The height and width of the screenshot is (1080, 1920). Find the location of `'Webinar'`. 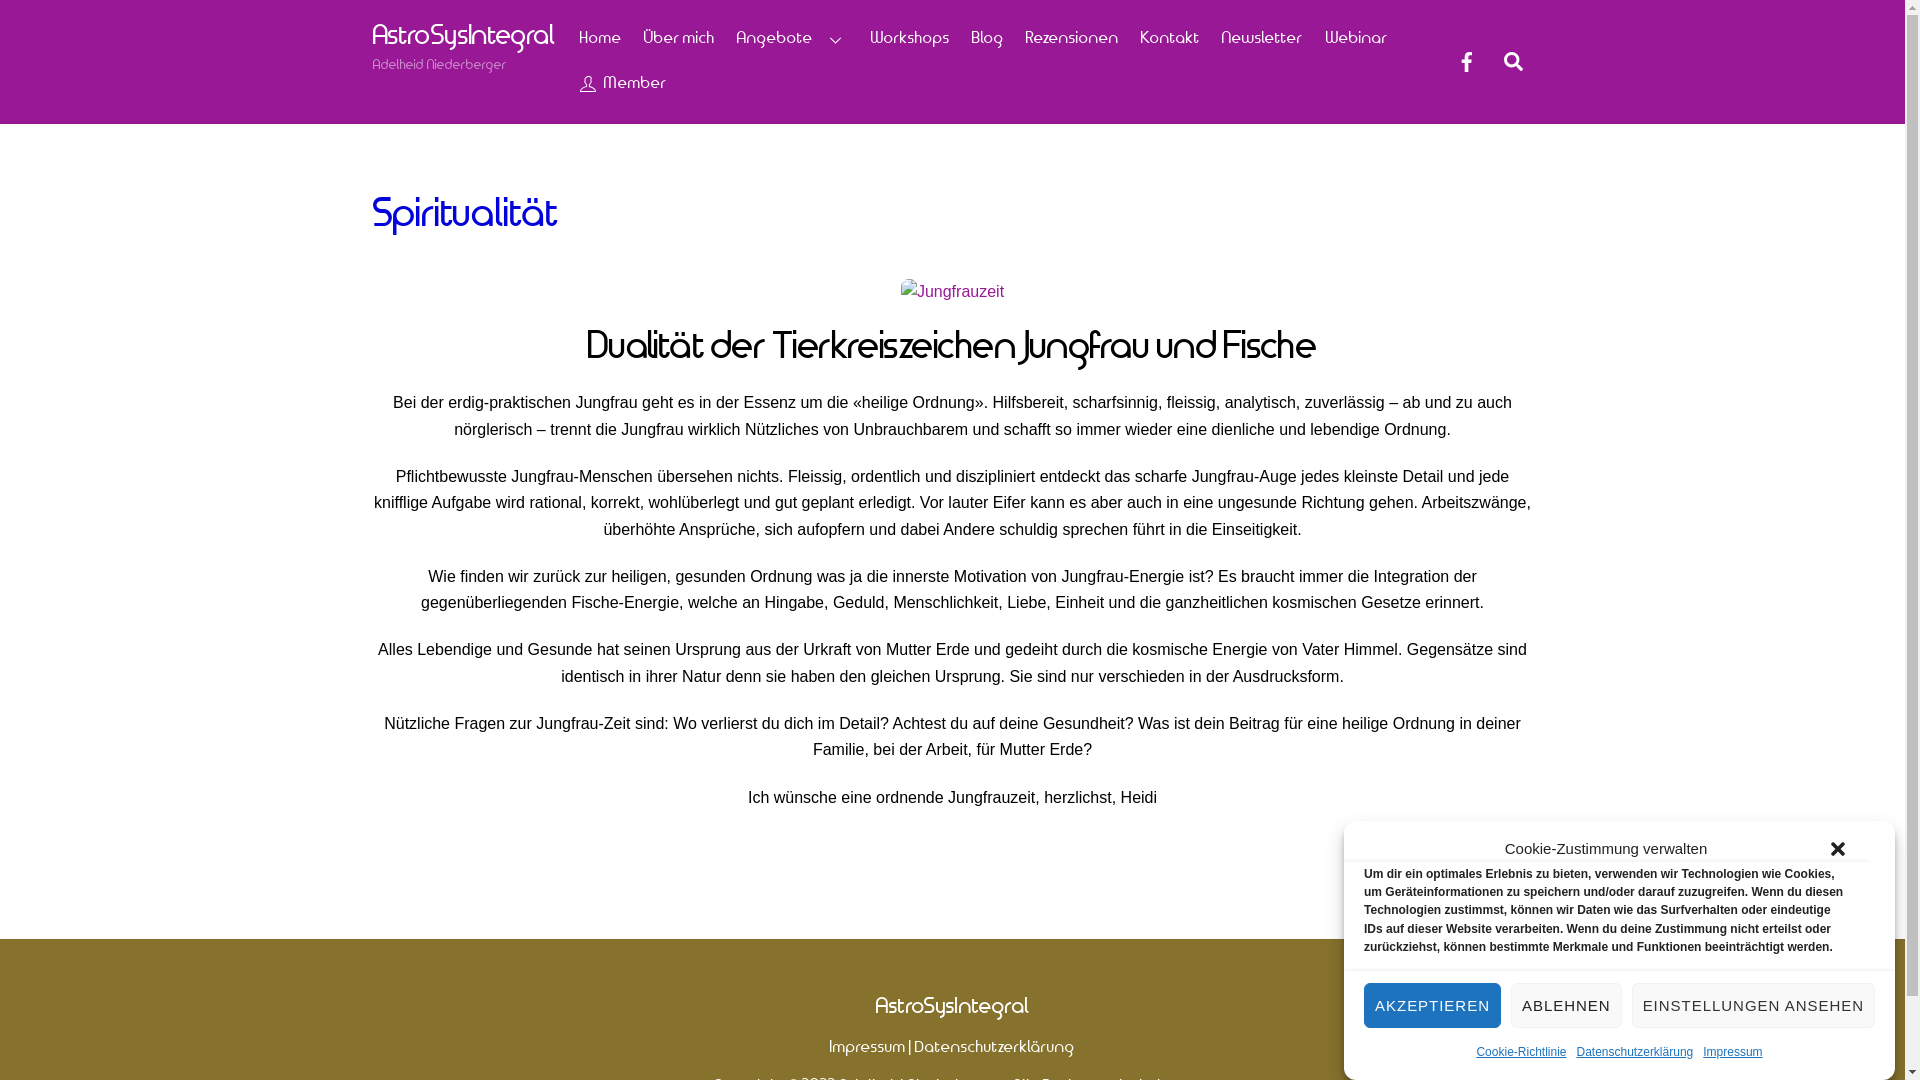

'Webinar' is located at coordinates (1356, 38).